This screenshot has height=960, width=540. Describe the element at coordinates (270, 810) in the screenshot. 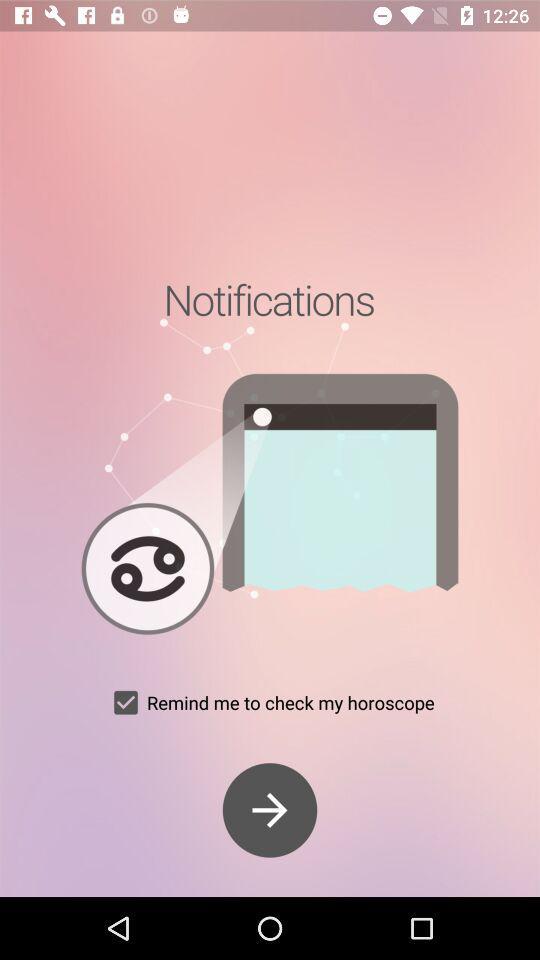

I see `the icon below the remind me to` at that location.